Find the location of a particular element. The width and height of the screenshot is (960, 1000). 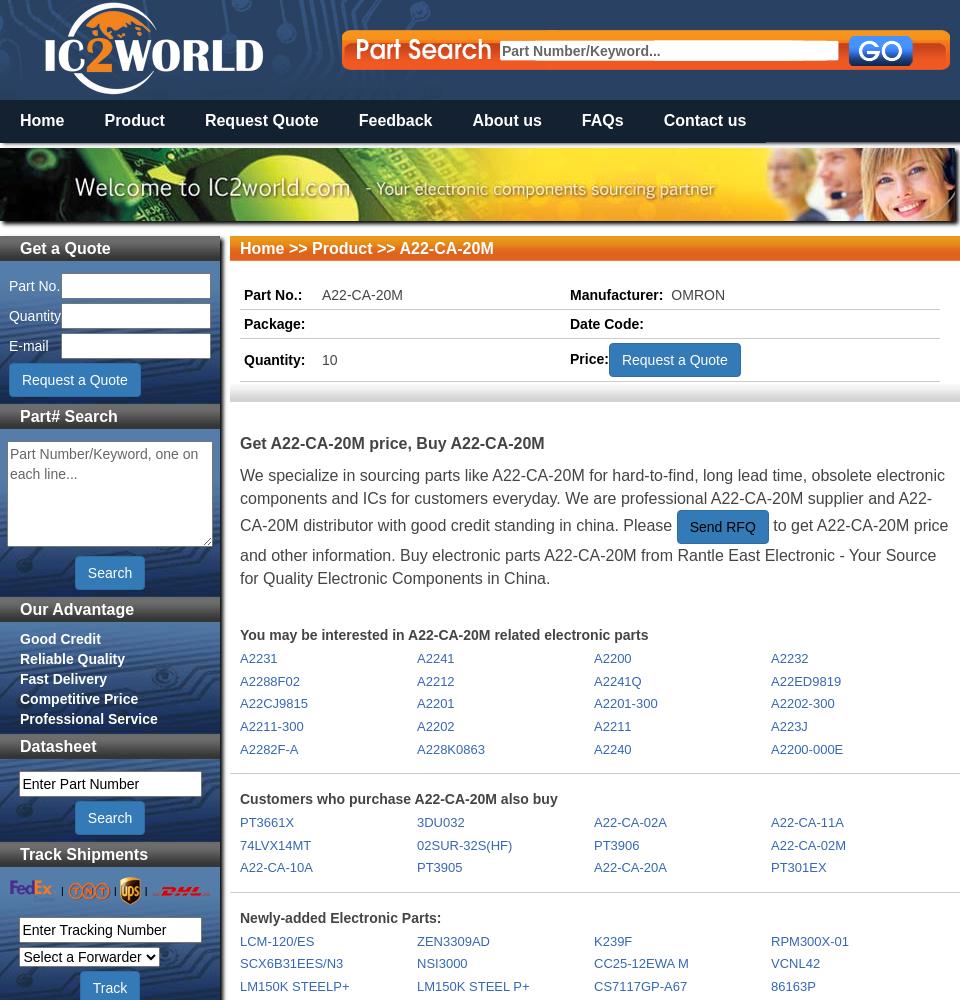

'>> A22-CA-20M' is located at coordinates (371, 246).